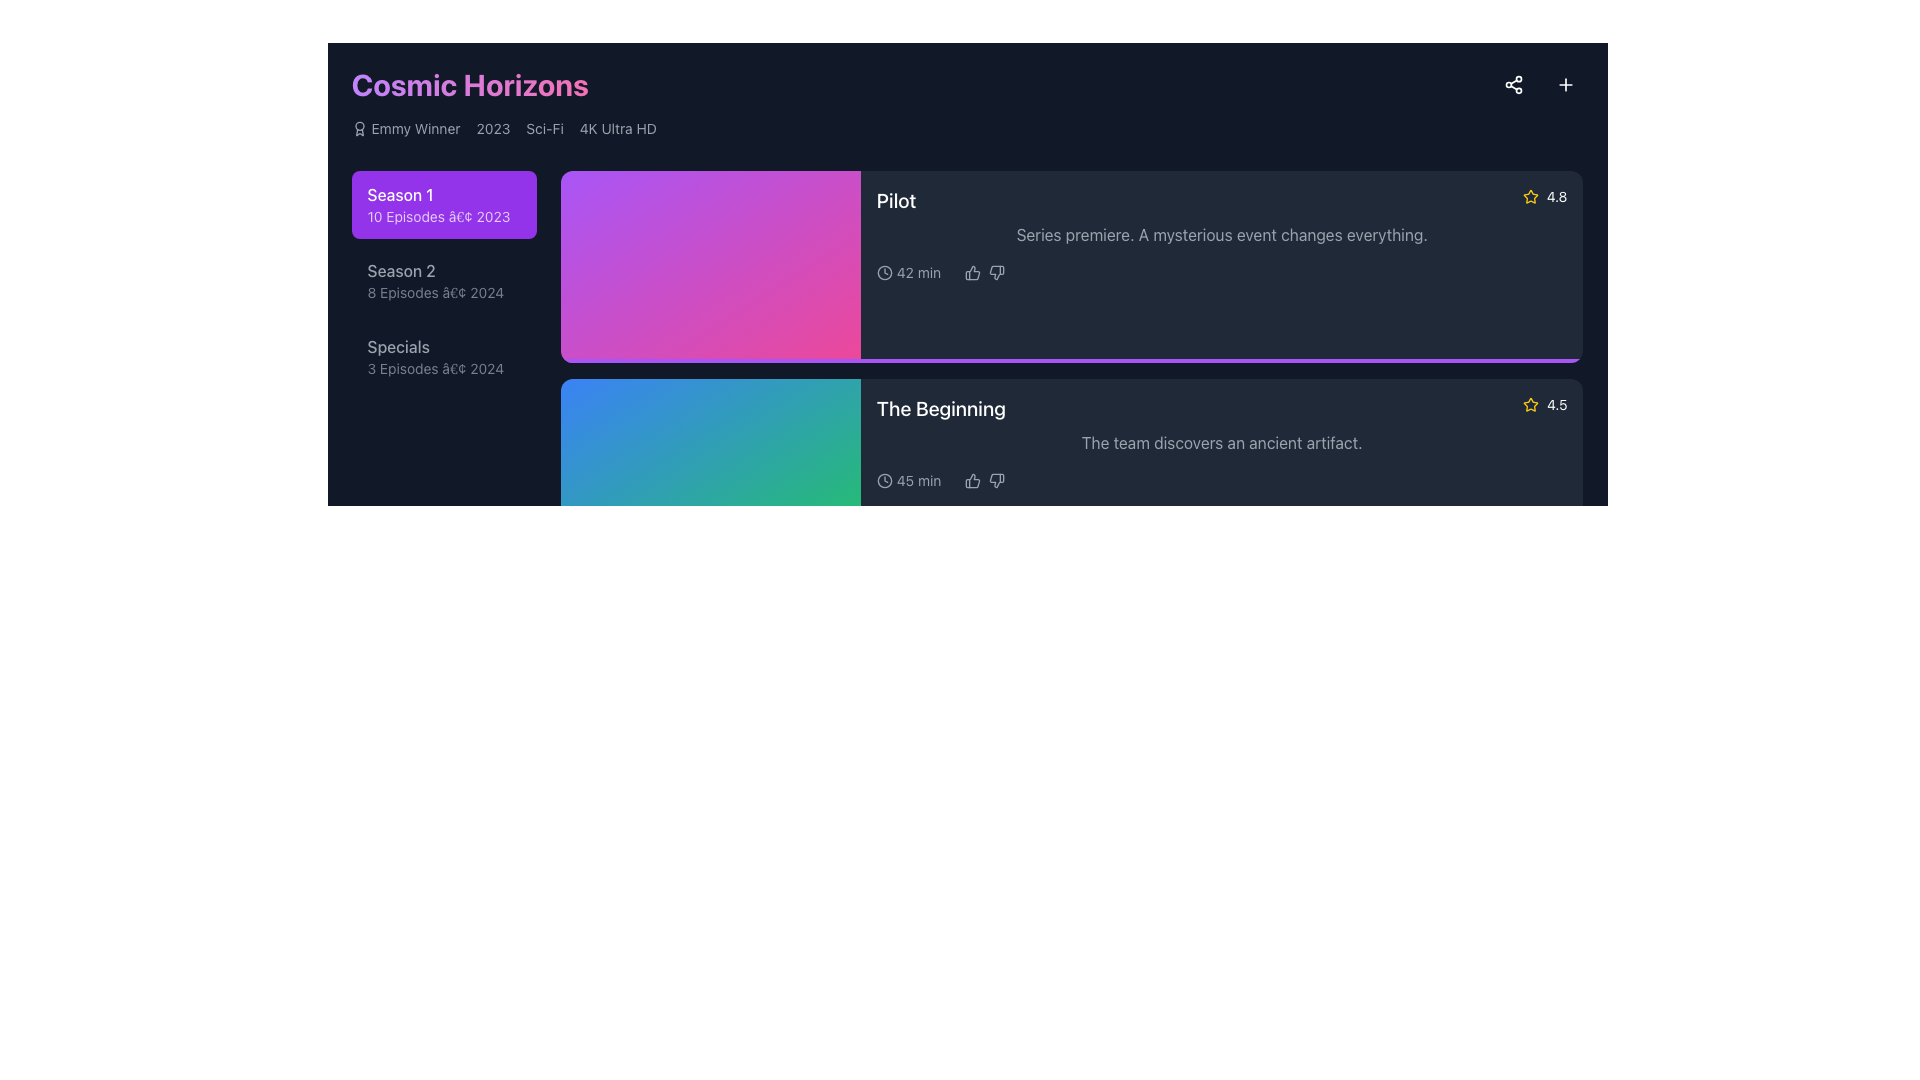 This screenshot has width=1920, height=1080. What do you see at coordinates (405, 128) in the screenshot?
I see `the 'Emmy Winner' label with the award icon, which is the first item in the horizontal list of show details below the 'Cosmic Horizons' header` at bounding box center [405, 128].